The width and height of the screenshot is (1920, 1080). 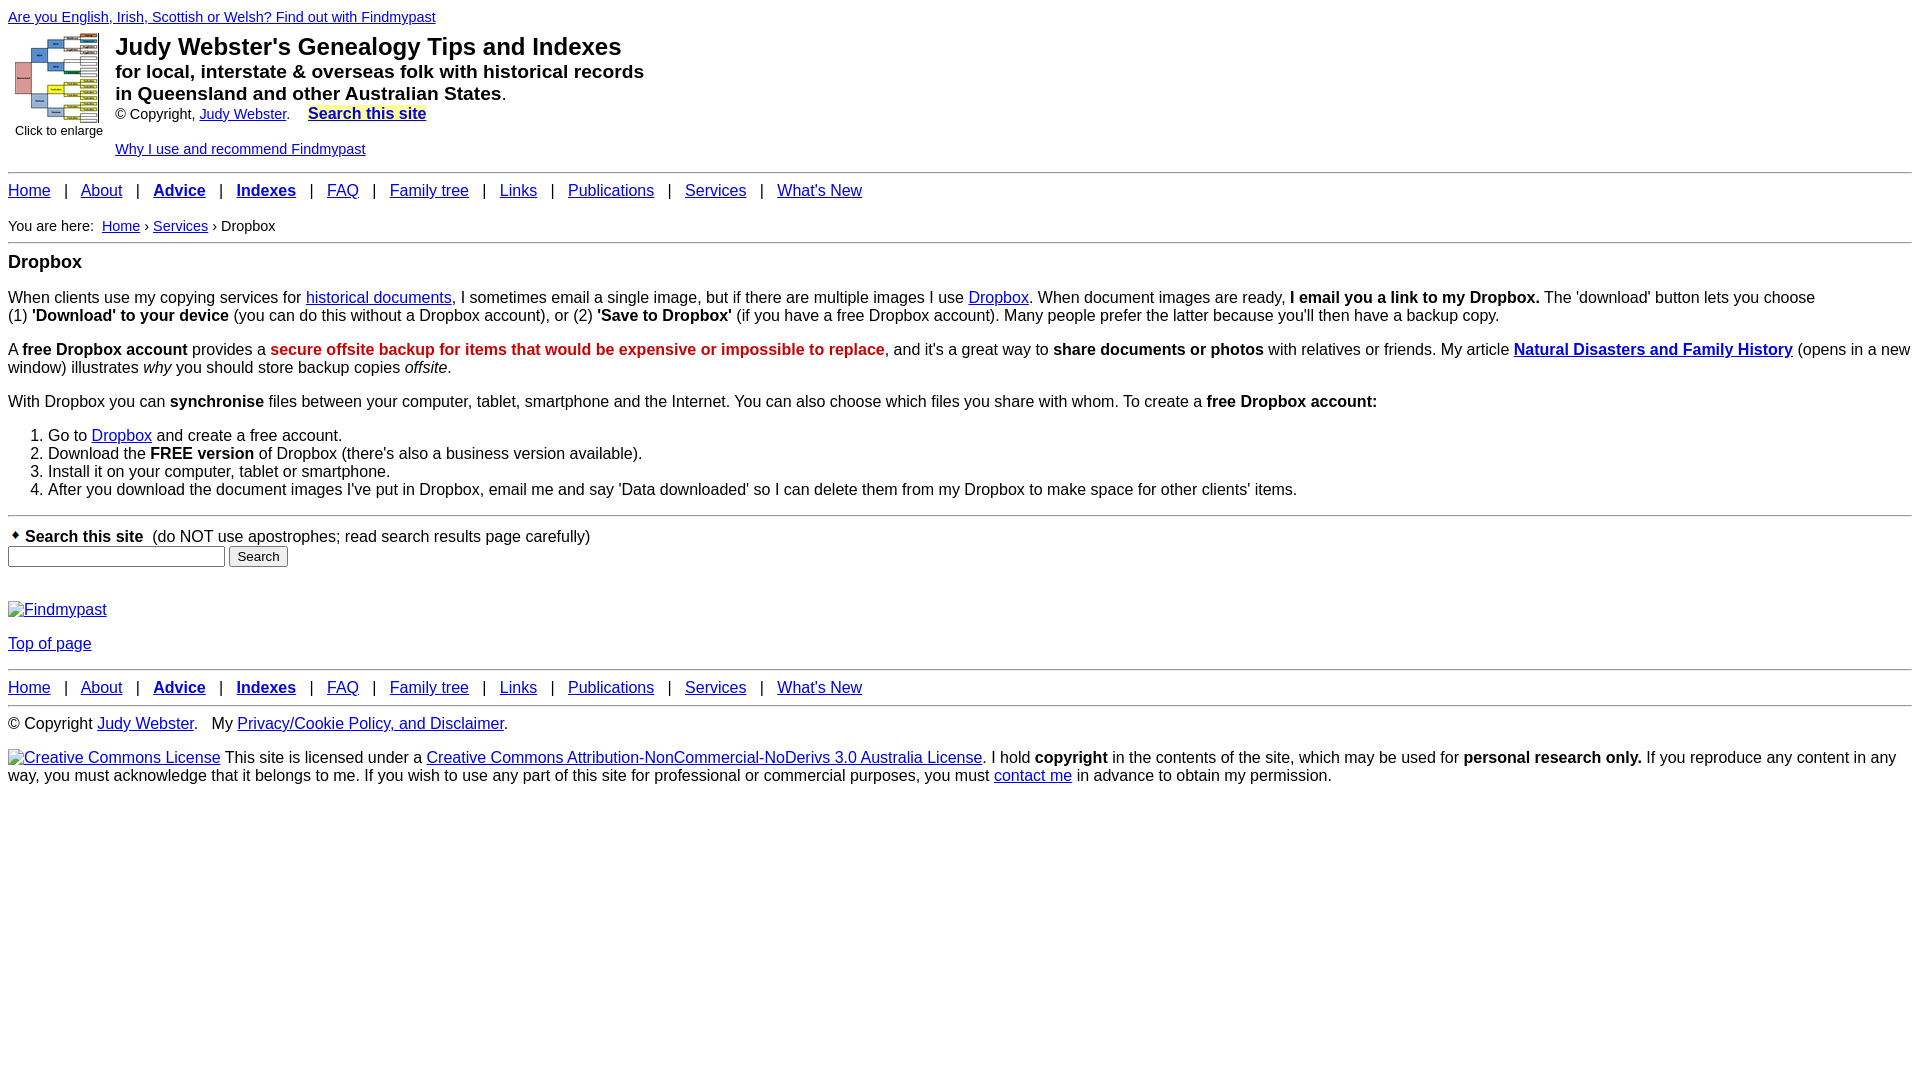 What do you see at coordinates (152, 190) in the screenshot?
I see `'Advice'` at bounding box center [152, 190].